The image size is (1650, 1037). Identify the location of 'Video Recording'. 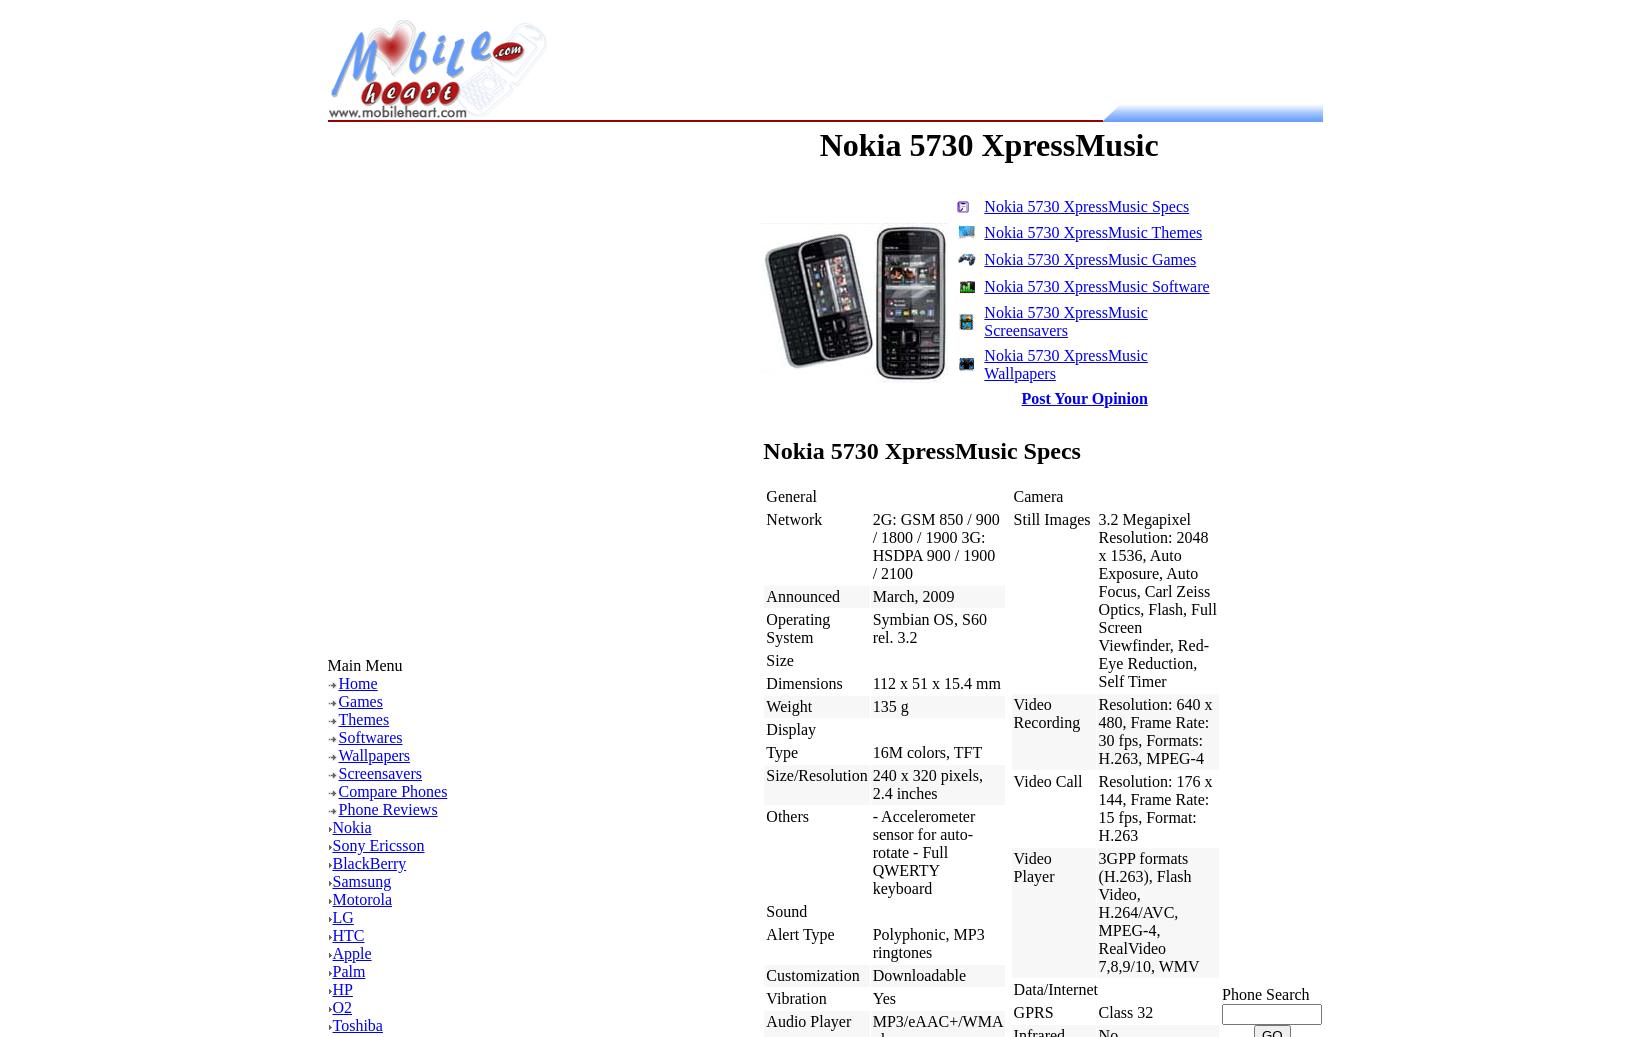
(1046, 713).